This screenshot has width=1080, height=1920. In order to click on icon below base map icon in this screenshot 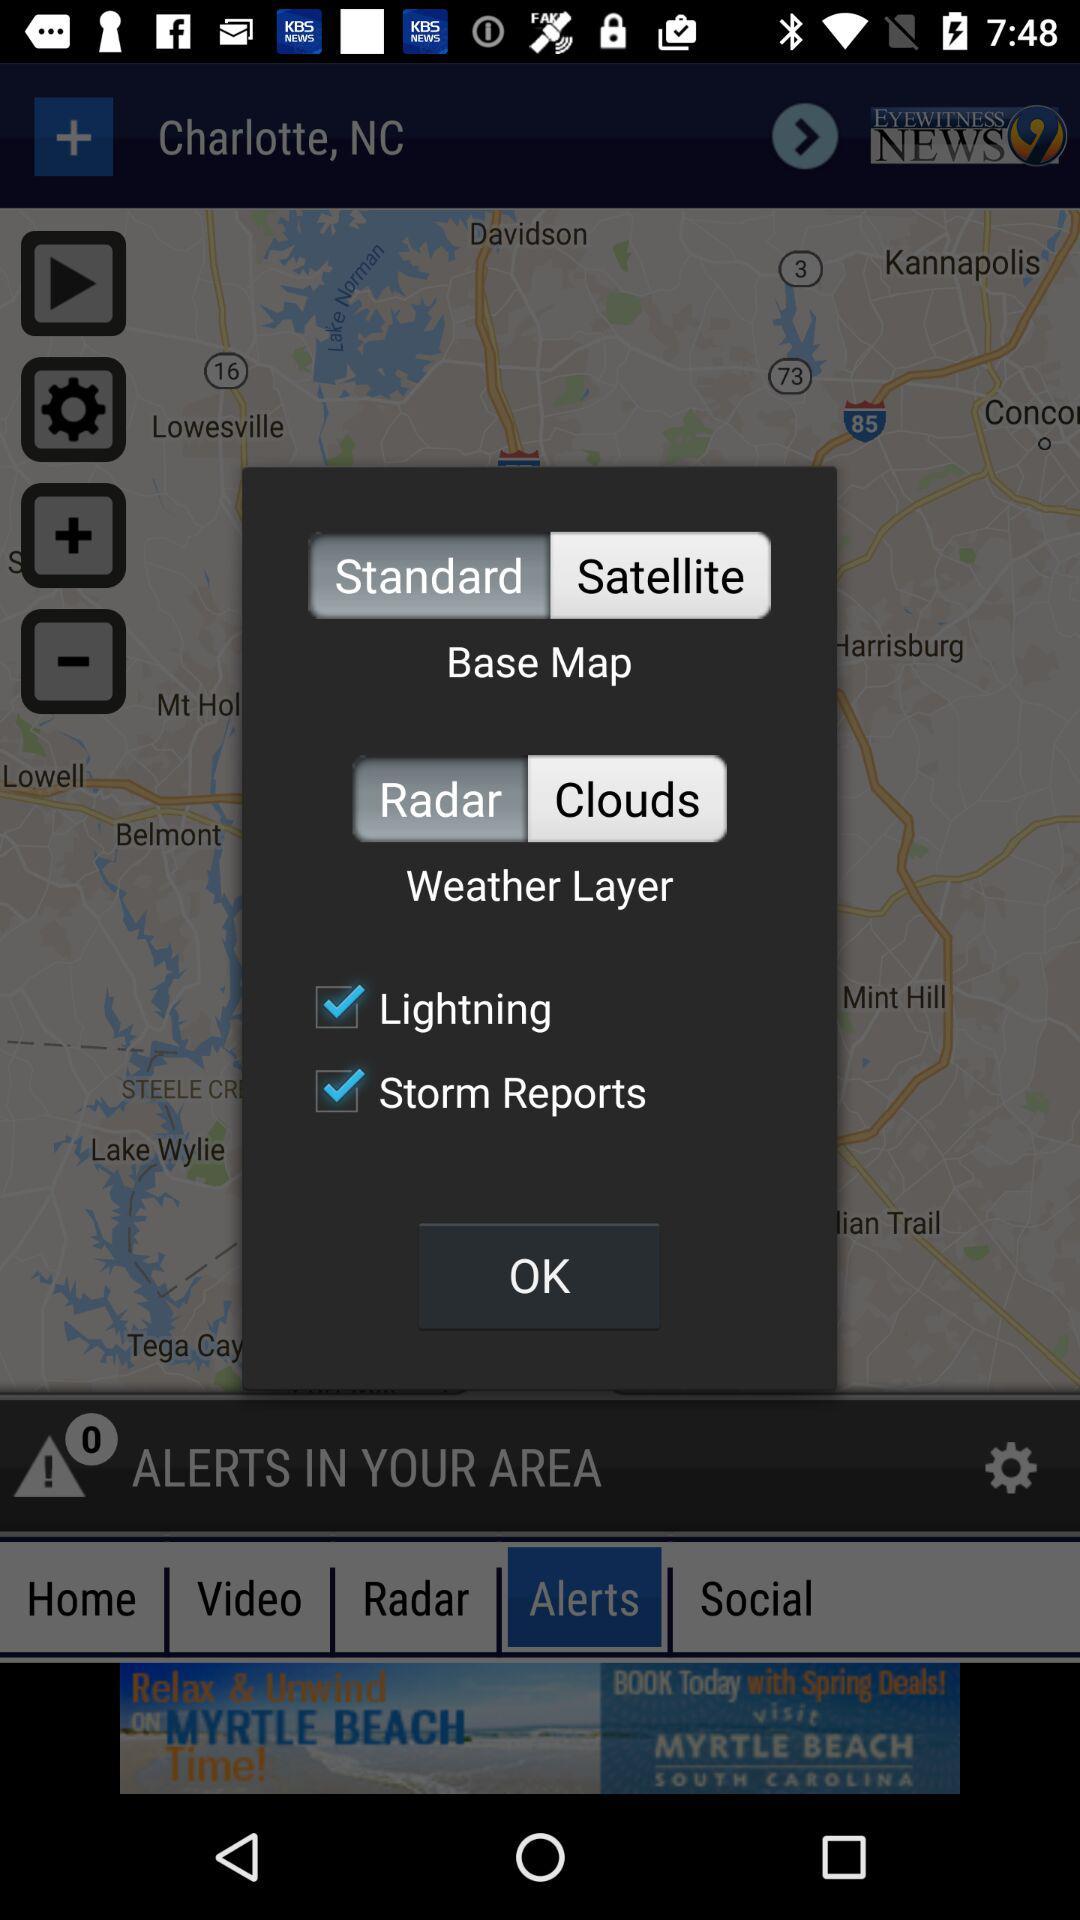, I will do `click(626, 797)`.